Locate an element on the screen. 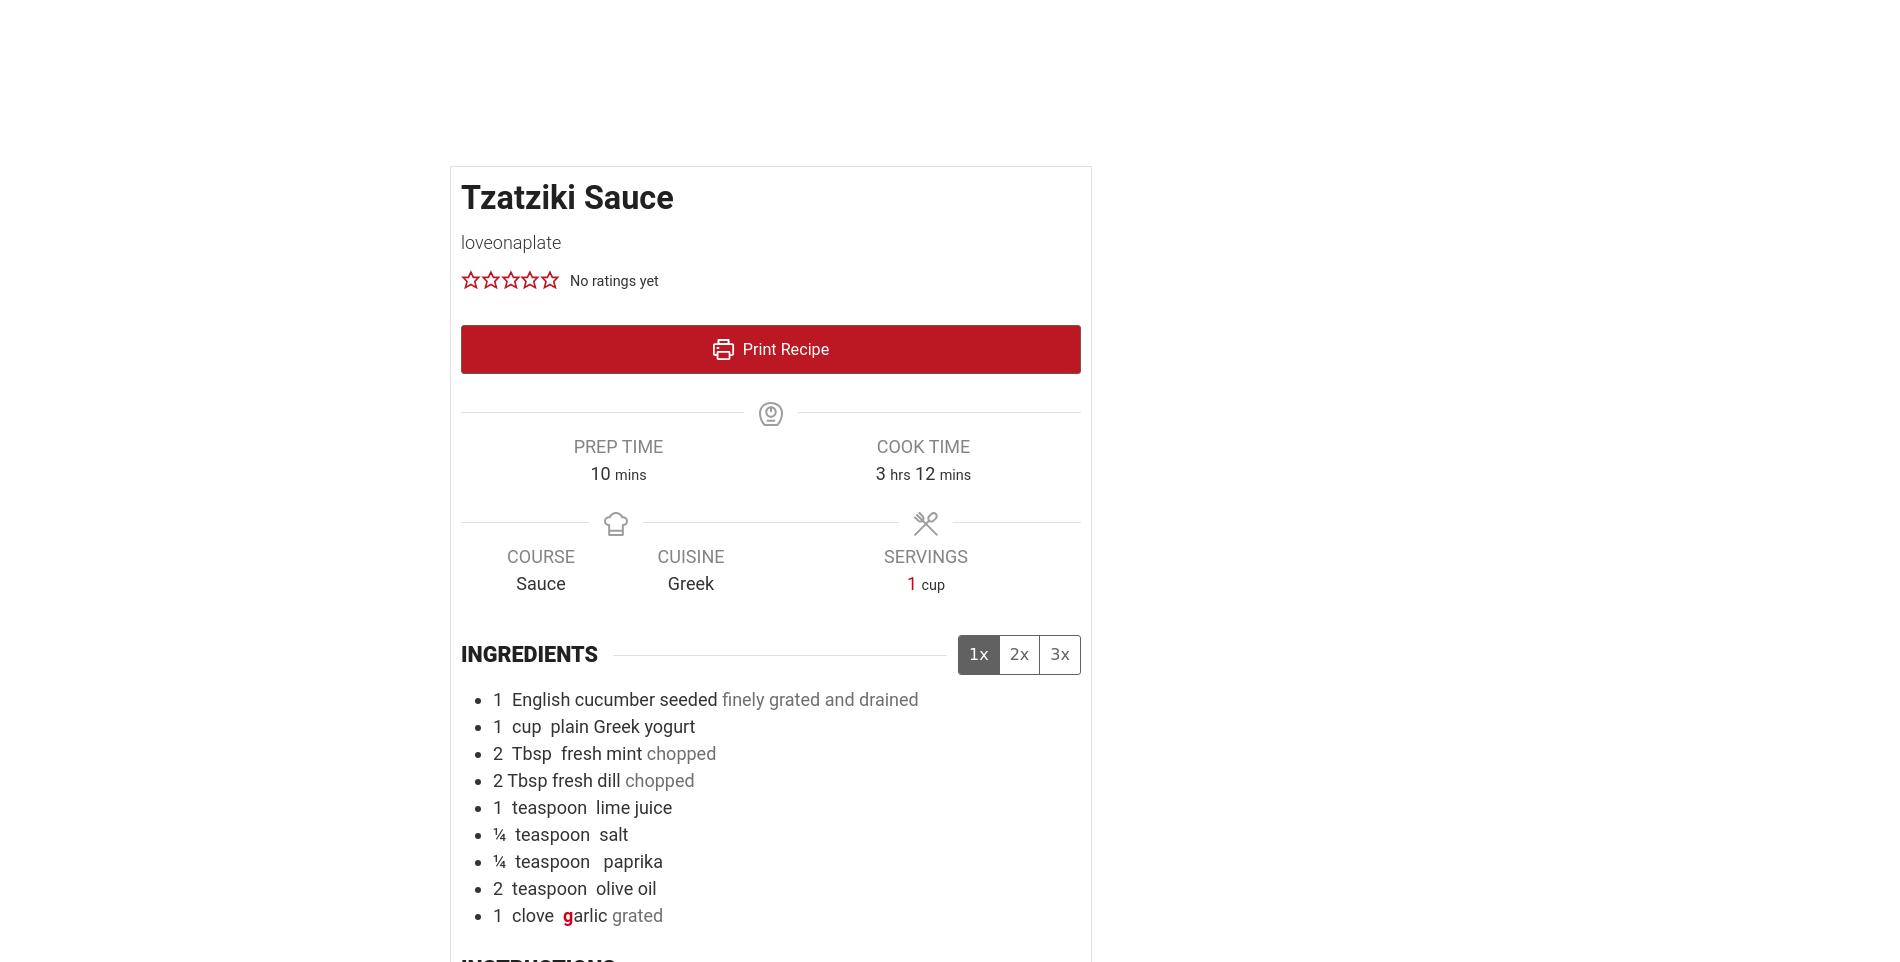 The image size is (1900, 962). 'No ratings yet' is located at coordinates (569, 281).